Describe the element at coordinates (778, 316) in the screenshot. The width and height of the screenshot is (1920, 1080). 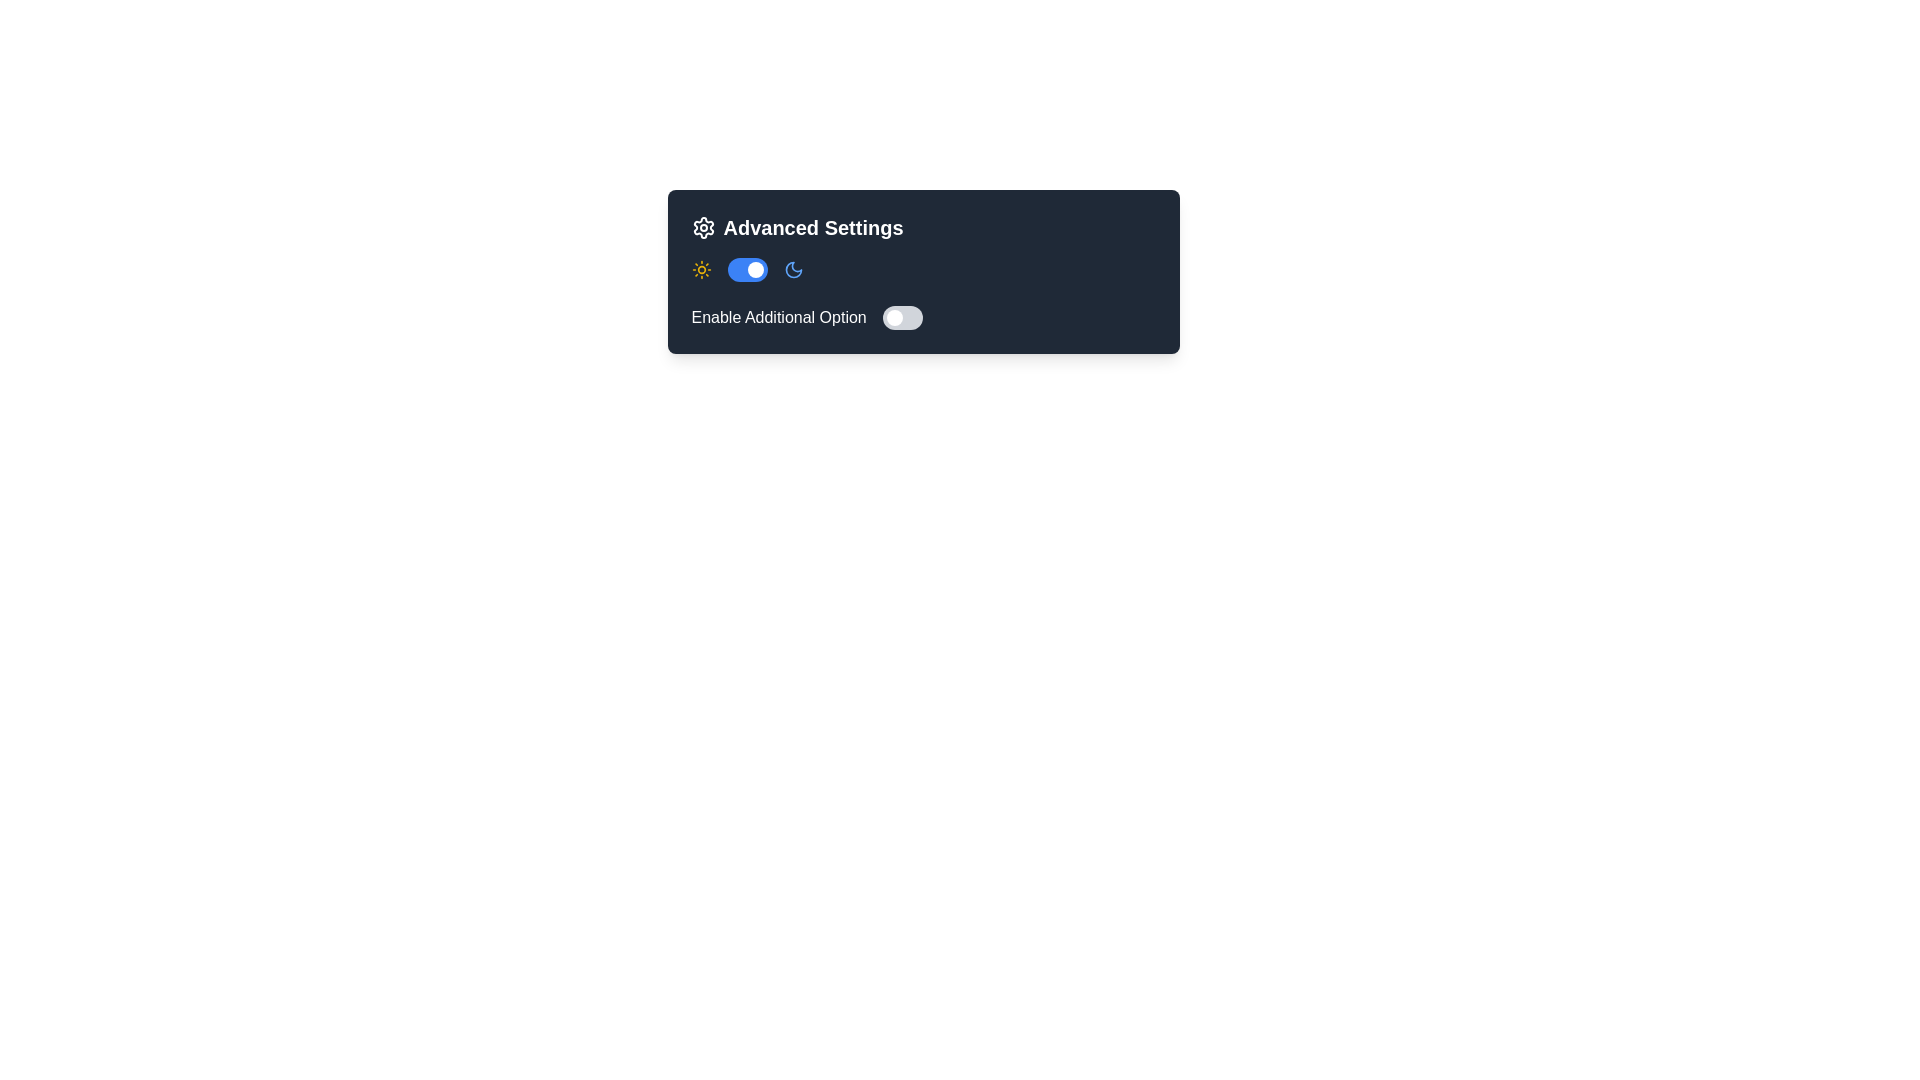
I see `the Text Label in the 'Advanced Settings' section that describes the function of the adjacent toggle switch` at that location.